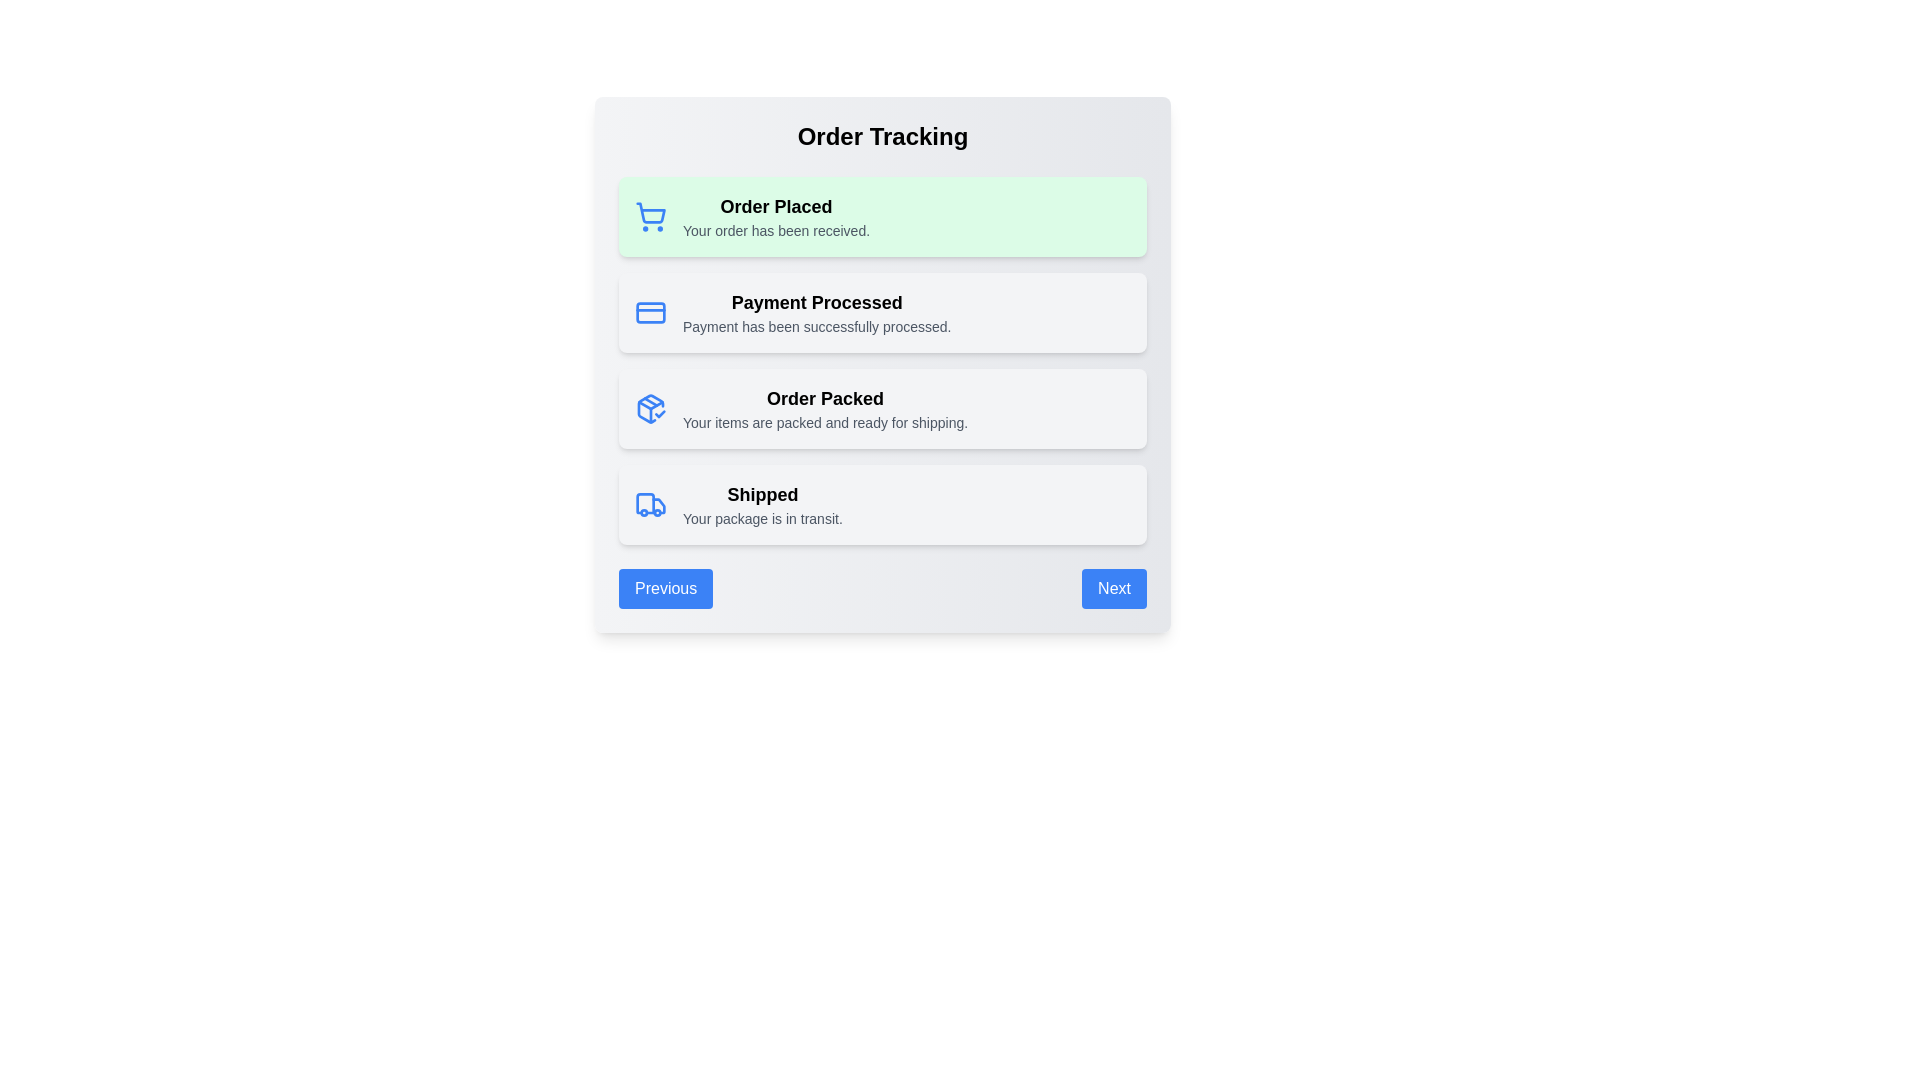 This screenshot has width=1920, height=1080. Describe the element at coordinates (666, 588) in the screenshot. I see `the 'Previous' button with blue background and white text to reduce opacity` at that location.